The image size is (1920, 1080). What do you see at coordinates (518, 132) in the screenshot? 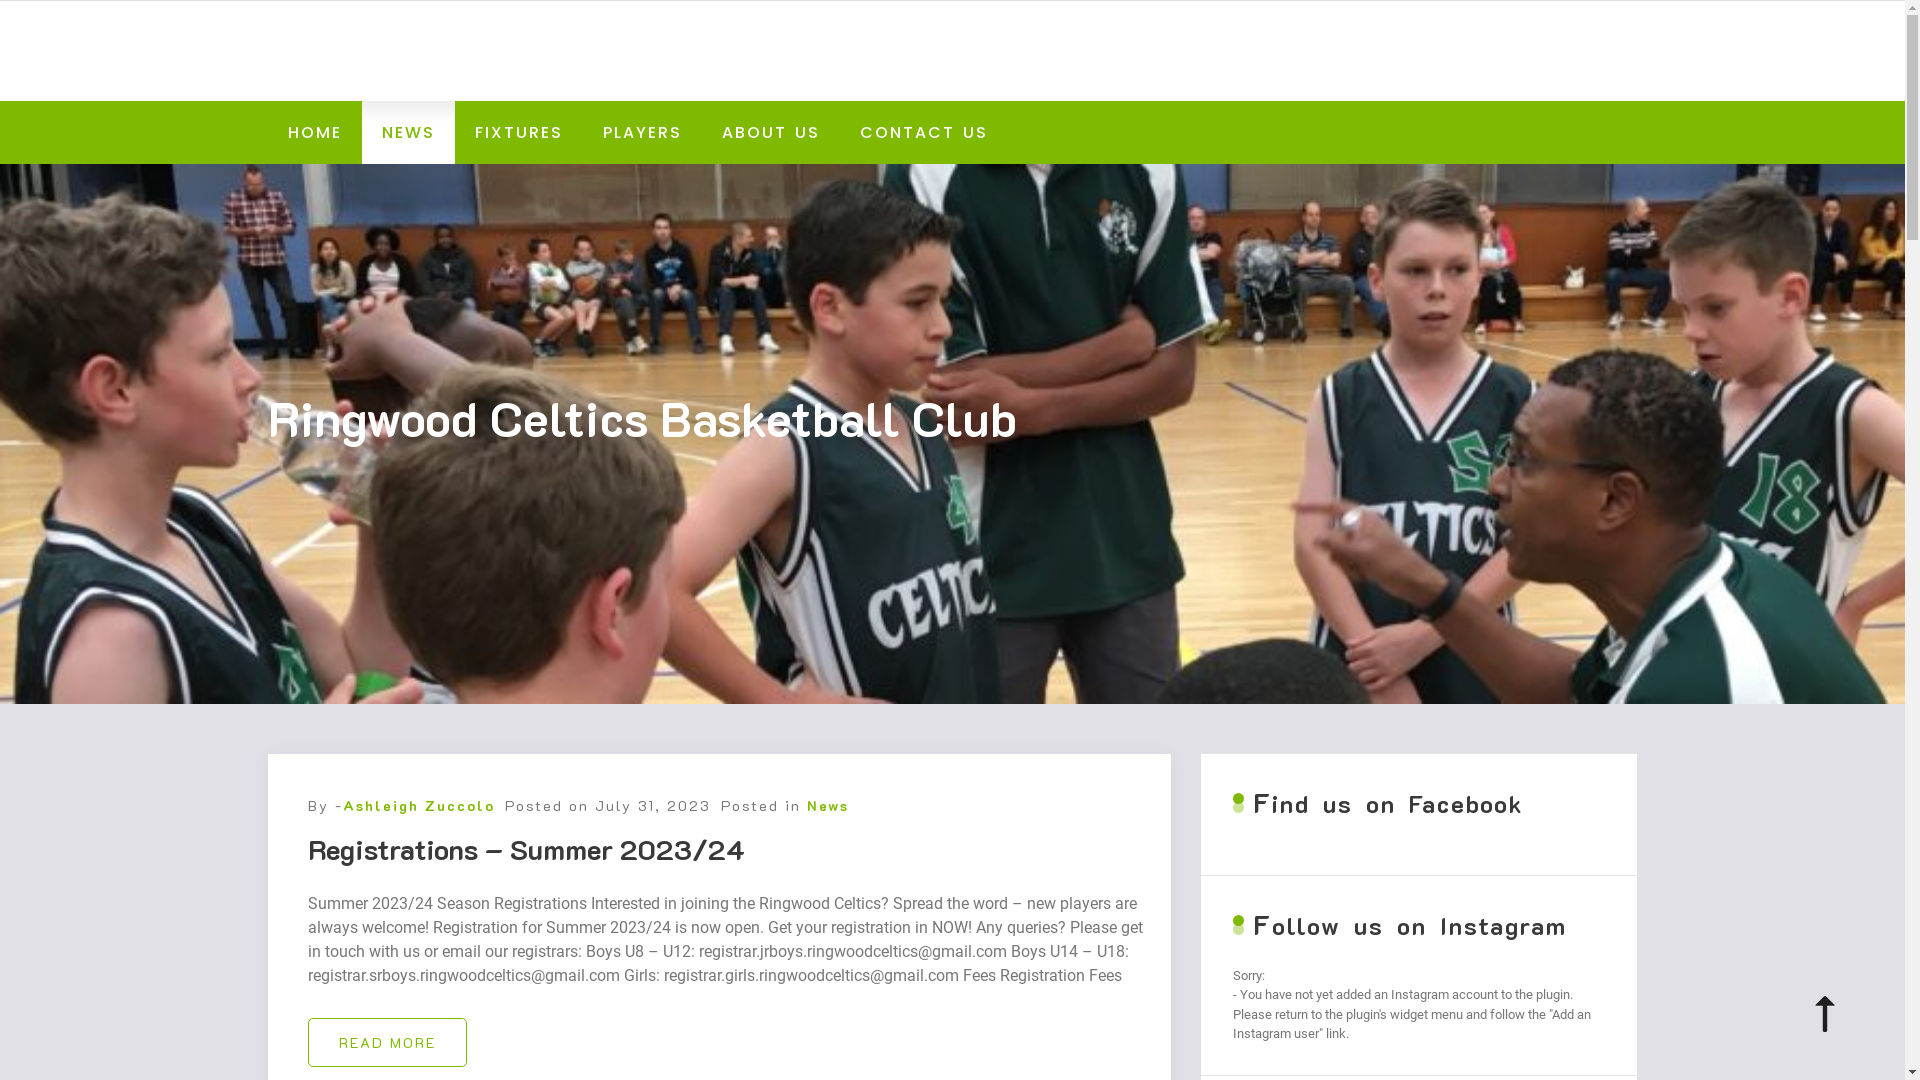
I see `'FIXTURES'` at bounding box center [518, 132].